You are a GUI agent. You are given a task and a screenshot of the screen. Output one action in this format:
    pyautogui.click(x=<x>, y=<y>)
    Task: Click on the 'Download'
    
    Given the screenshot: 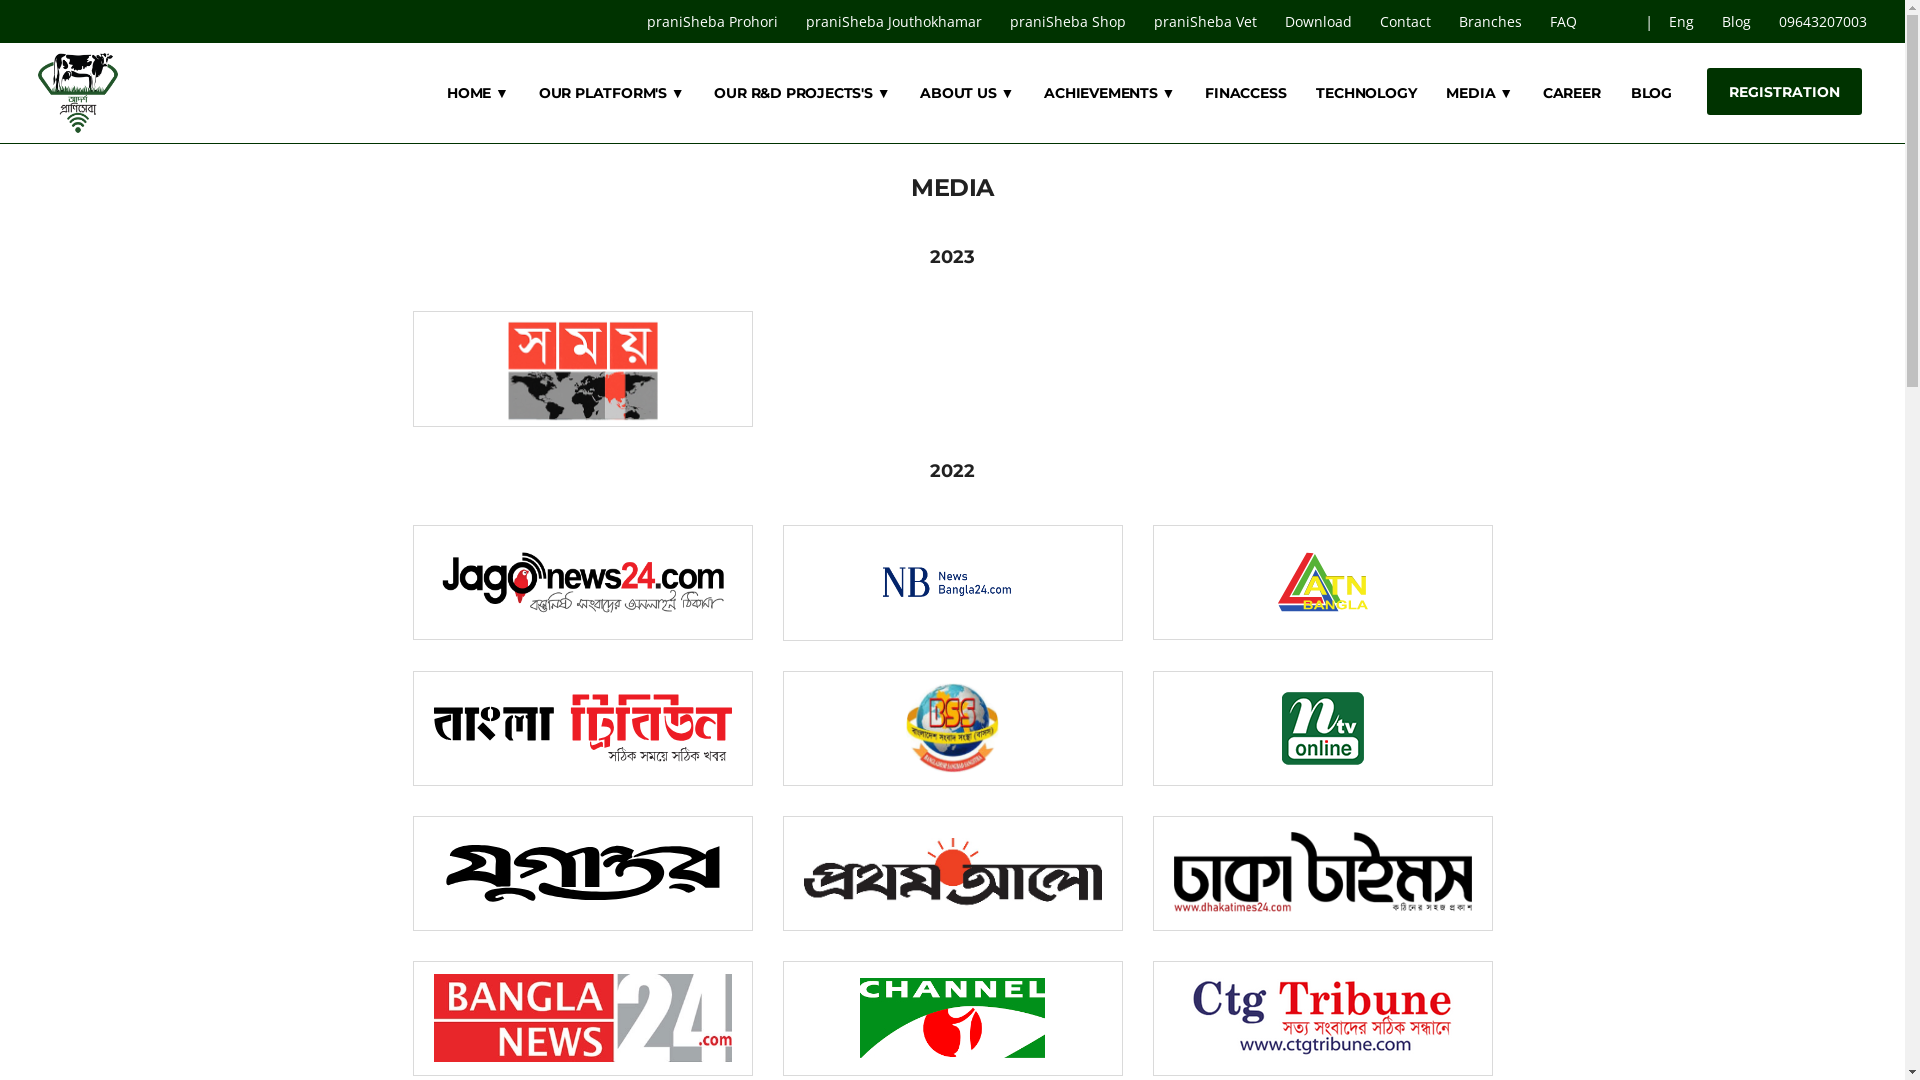 What is the action you would take?
    pyautogui.click(x=1271, y=21)
    